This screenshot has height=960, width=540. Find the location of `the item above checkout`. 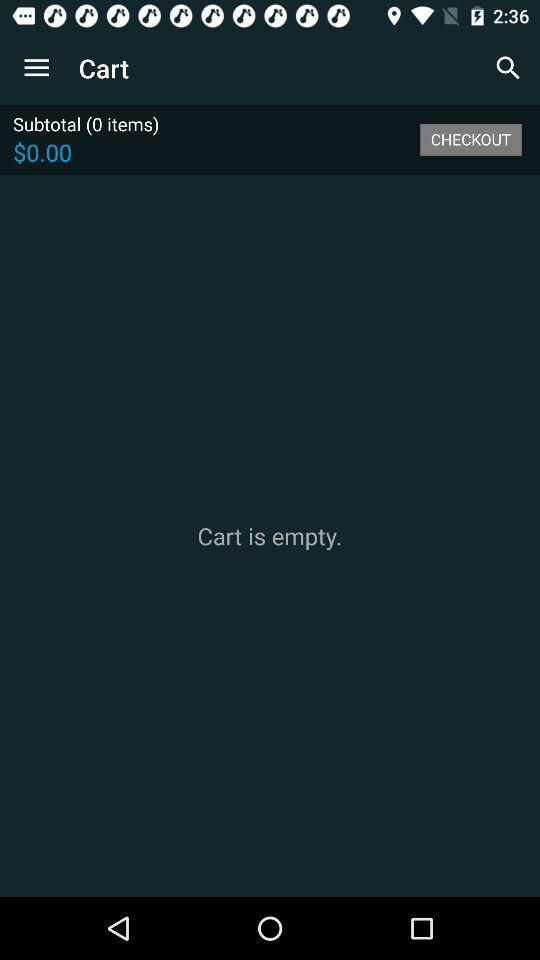

the item above checkout is located at coordinates (508, 68).